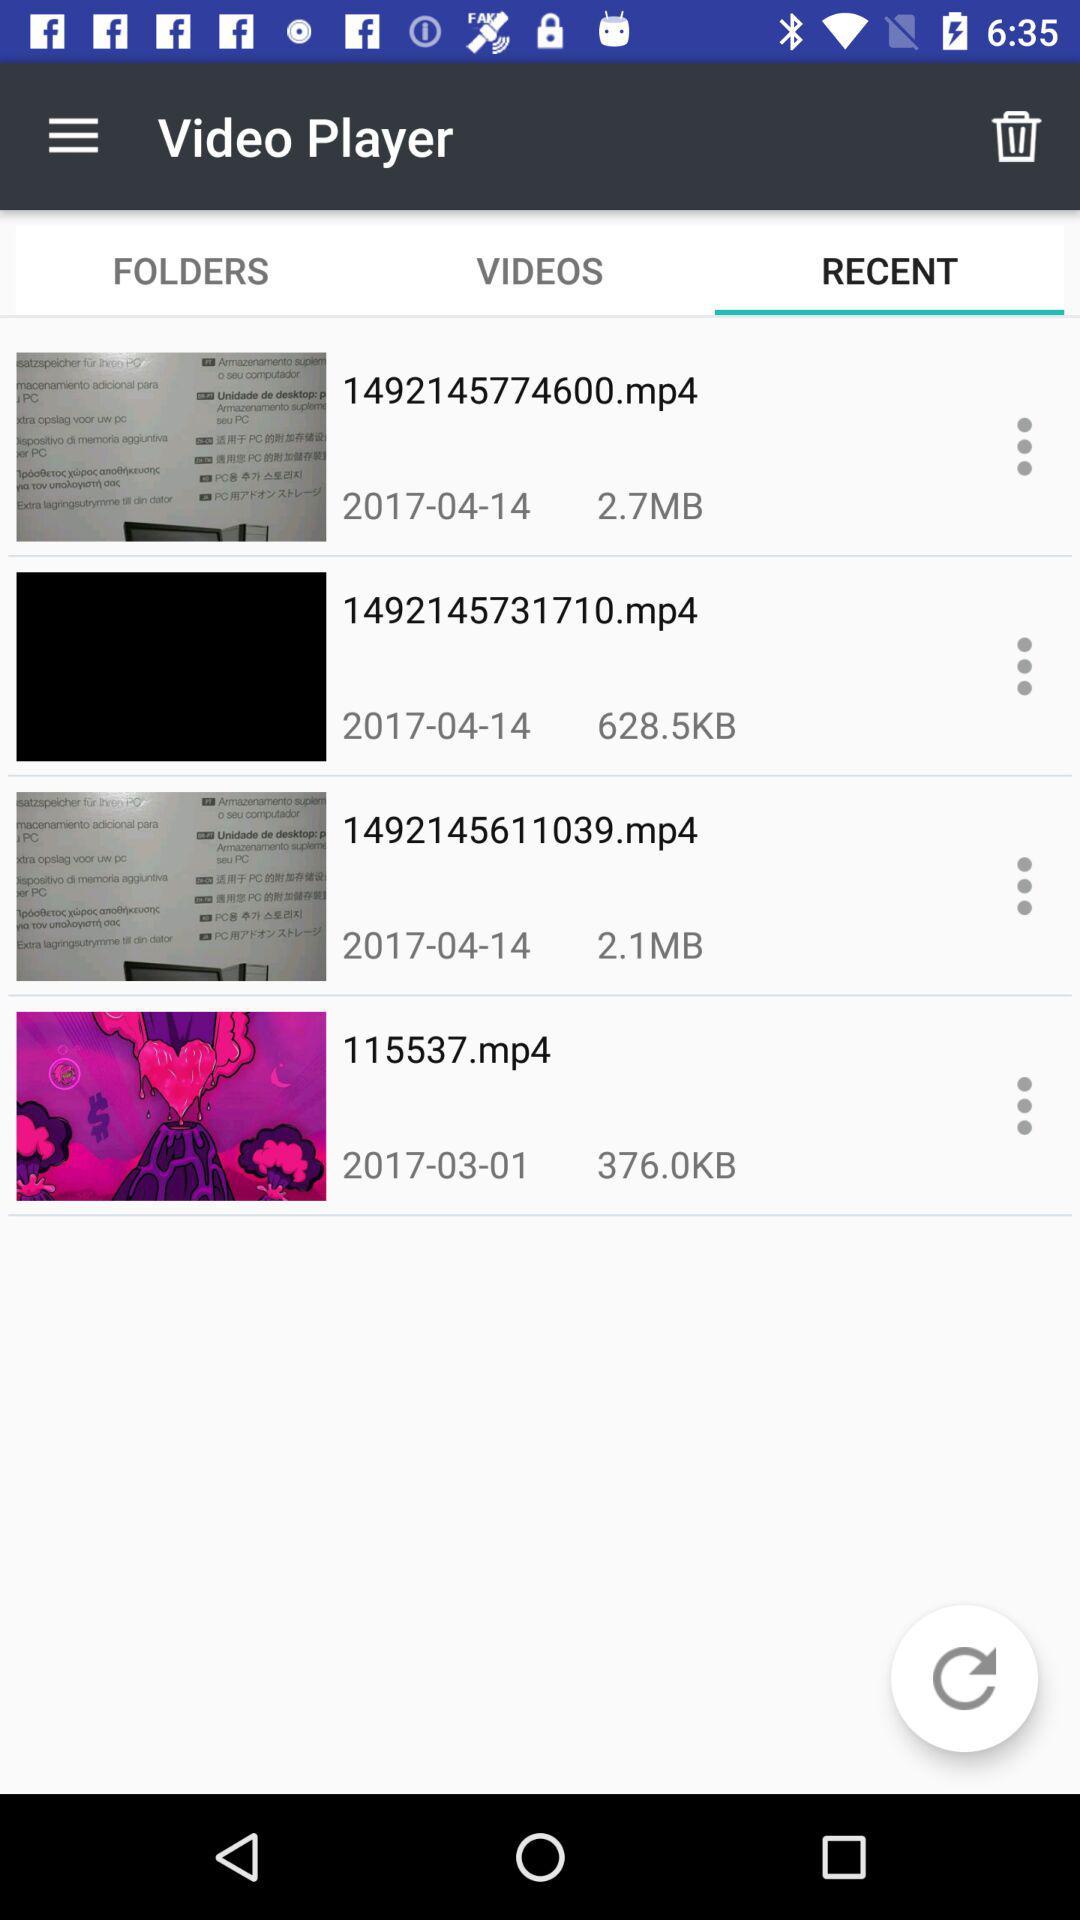  What do you see at coordinates (1024, 885) in the screenshot?
I see `more info` at bounding box center [1024, 885].